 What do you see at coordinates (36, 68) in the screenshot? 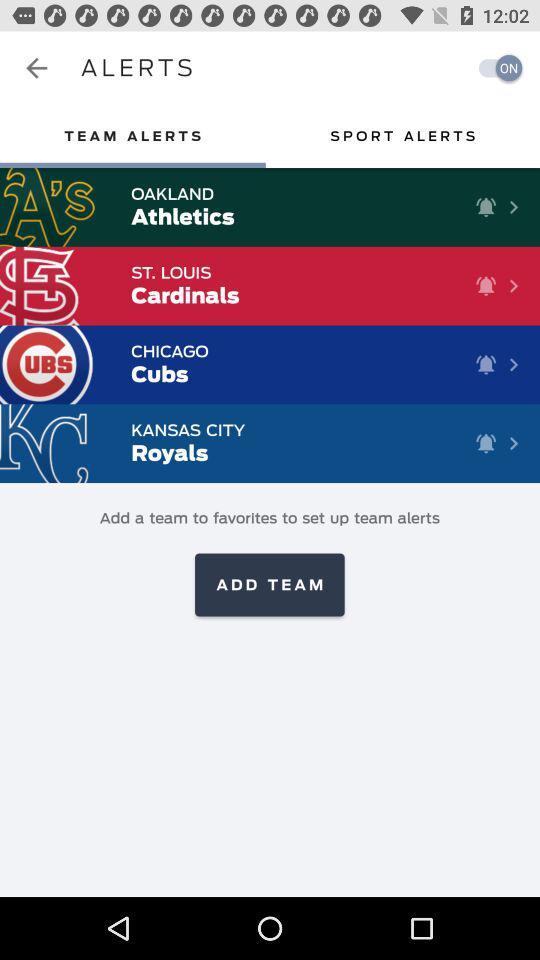
I see `app to the left of the alerts icon` at bounding box center [36, 68].